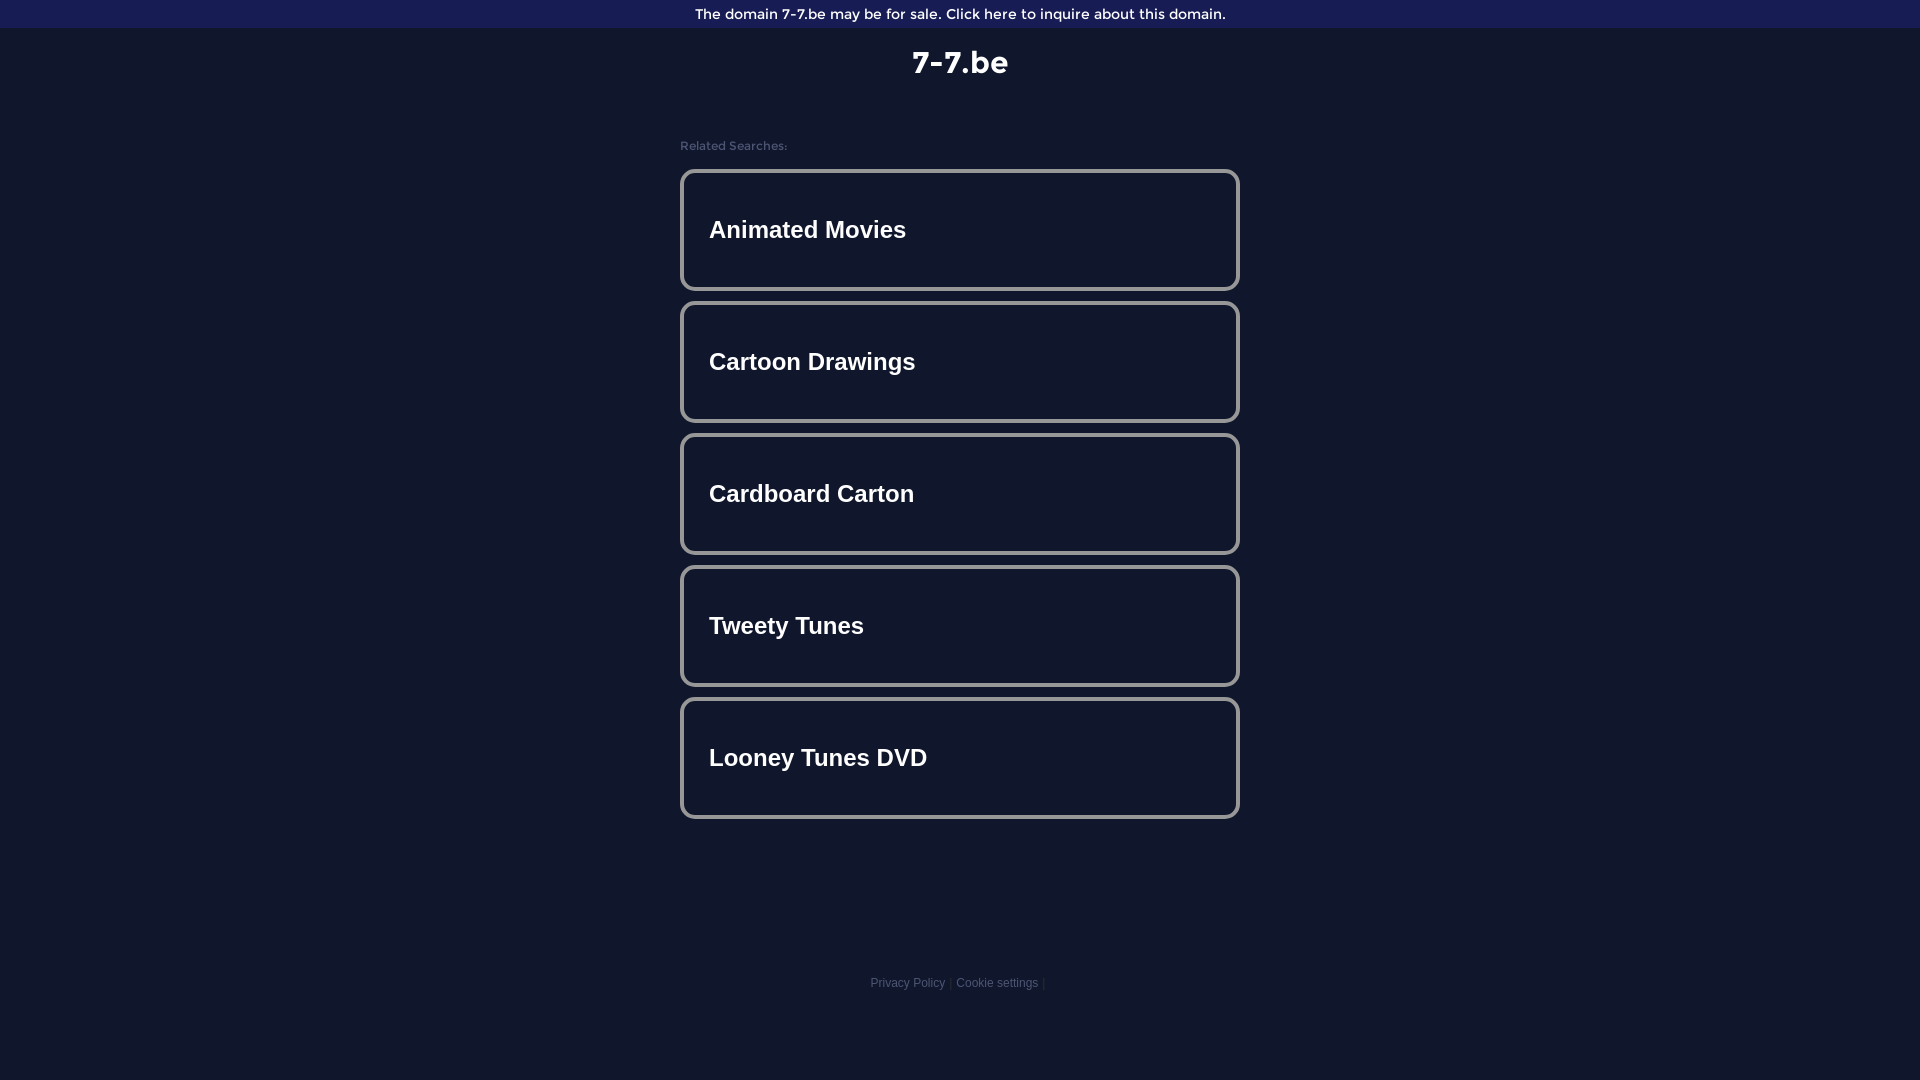 This screenshot has height=1080, width=1920. I want to click on 'Cartoon Drawings', so click(684, 362).